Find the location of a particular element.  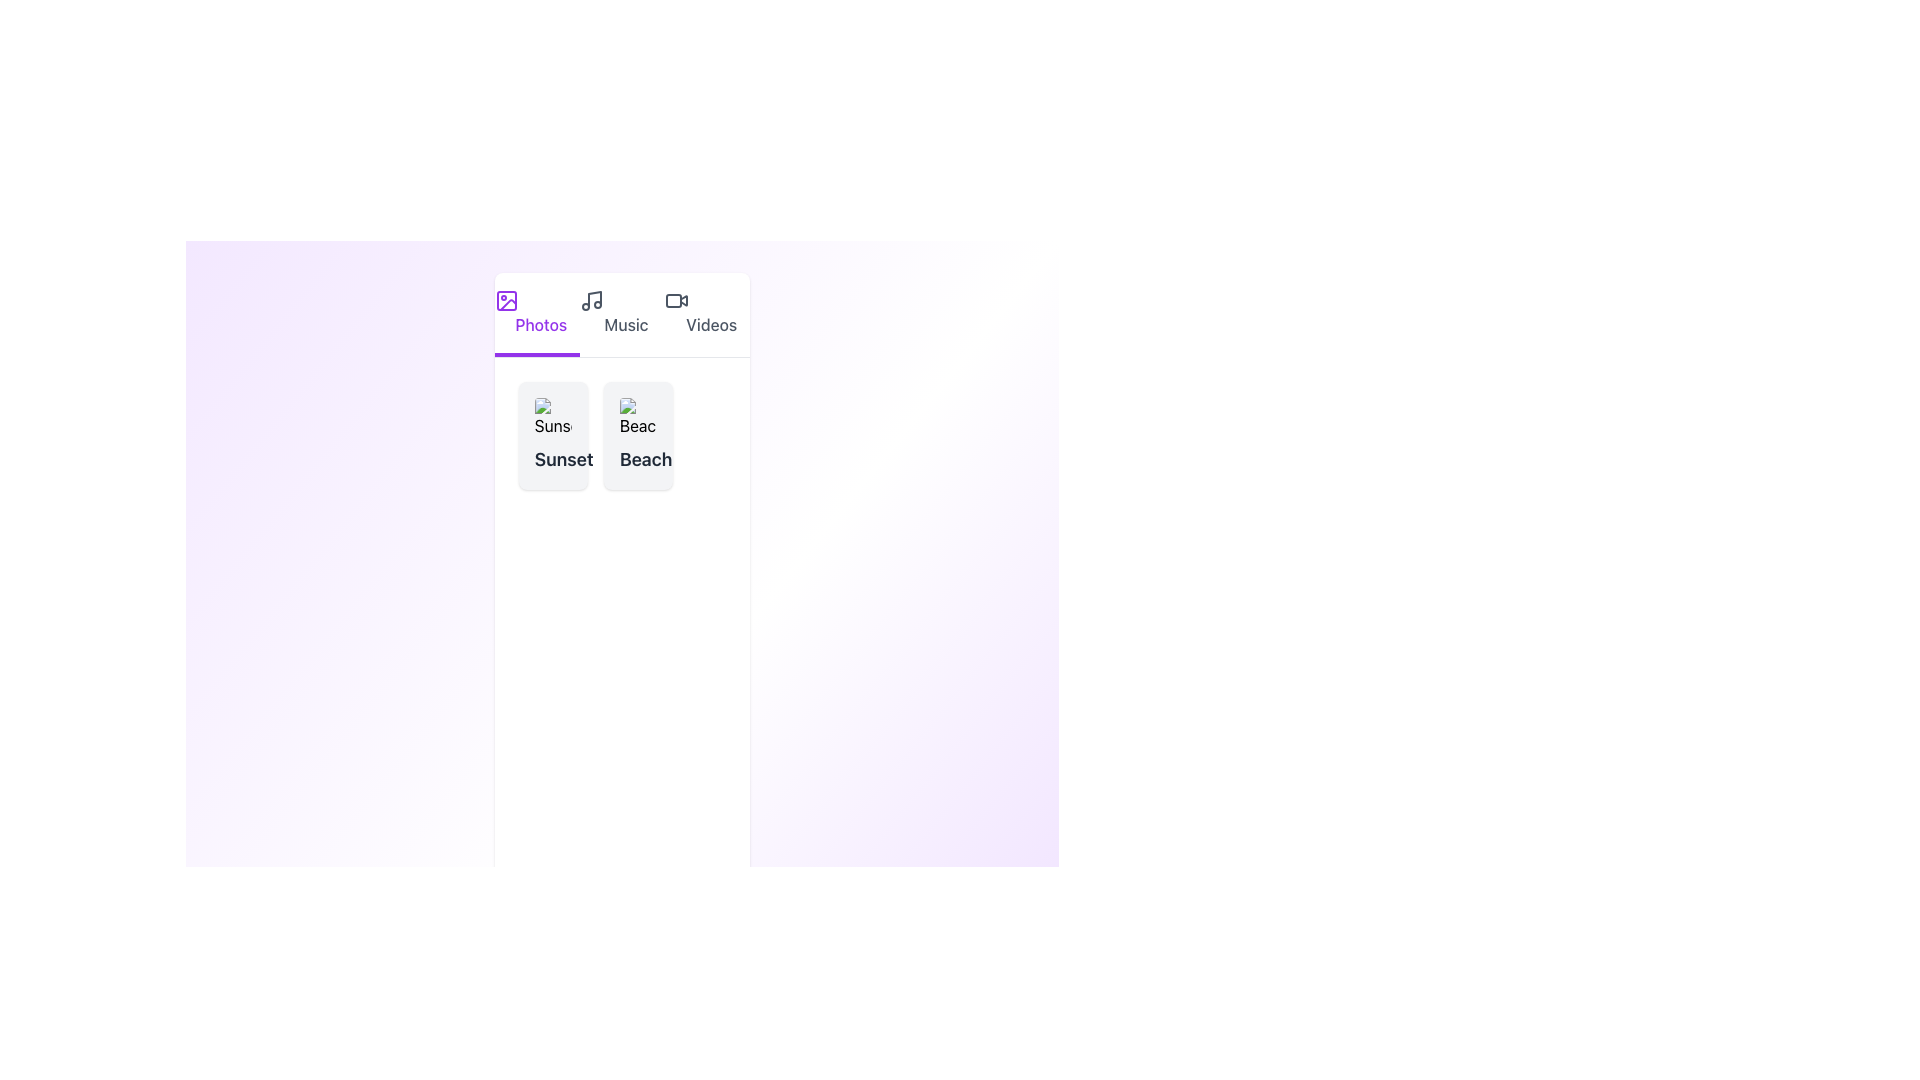

the 'Videos' text label in the top-right navigation menu, which is the third item next to 'Photos' and 'Music' is located at coordinates (711, 323).